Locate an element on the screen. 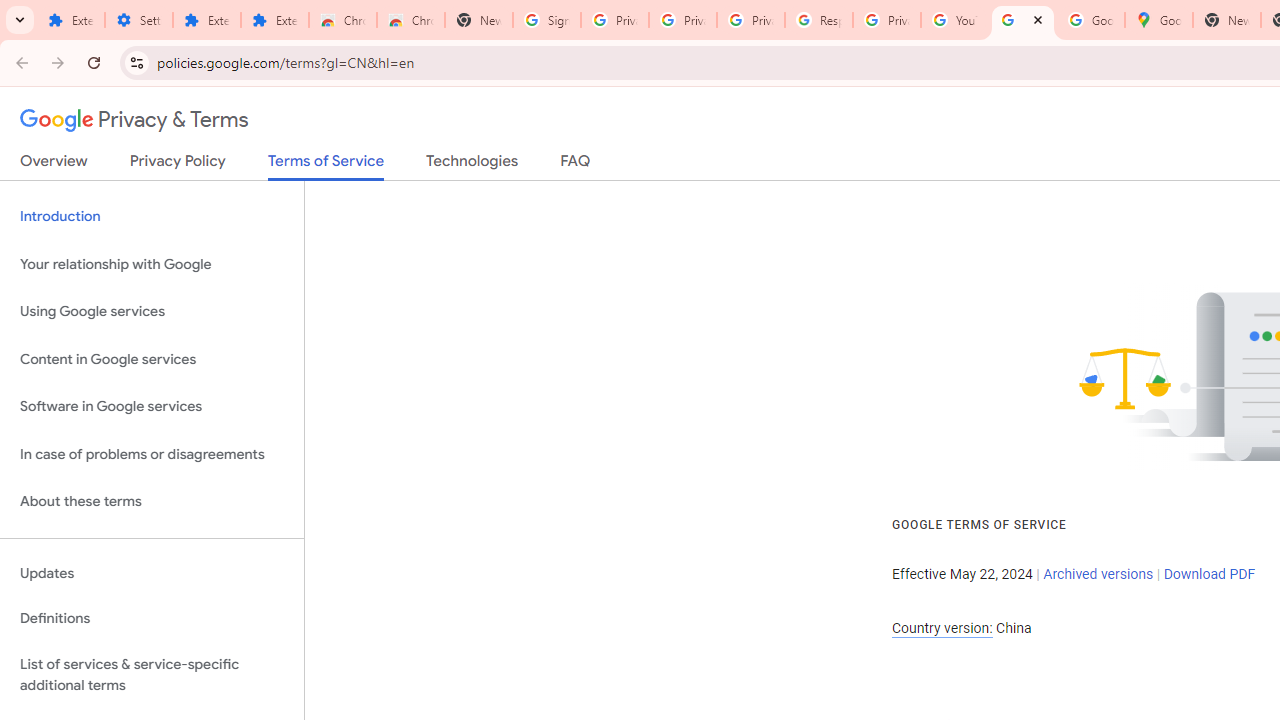 The height and width of the screenshot is (720, 1280). 'Settings' is located at coordinates (137, 20).